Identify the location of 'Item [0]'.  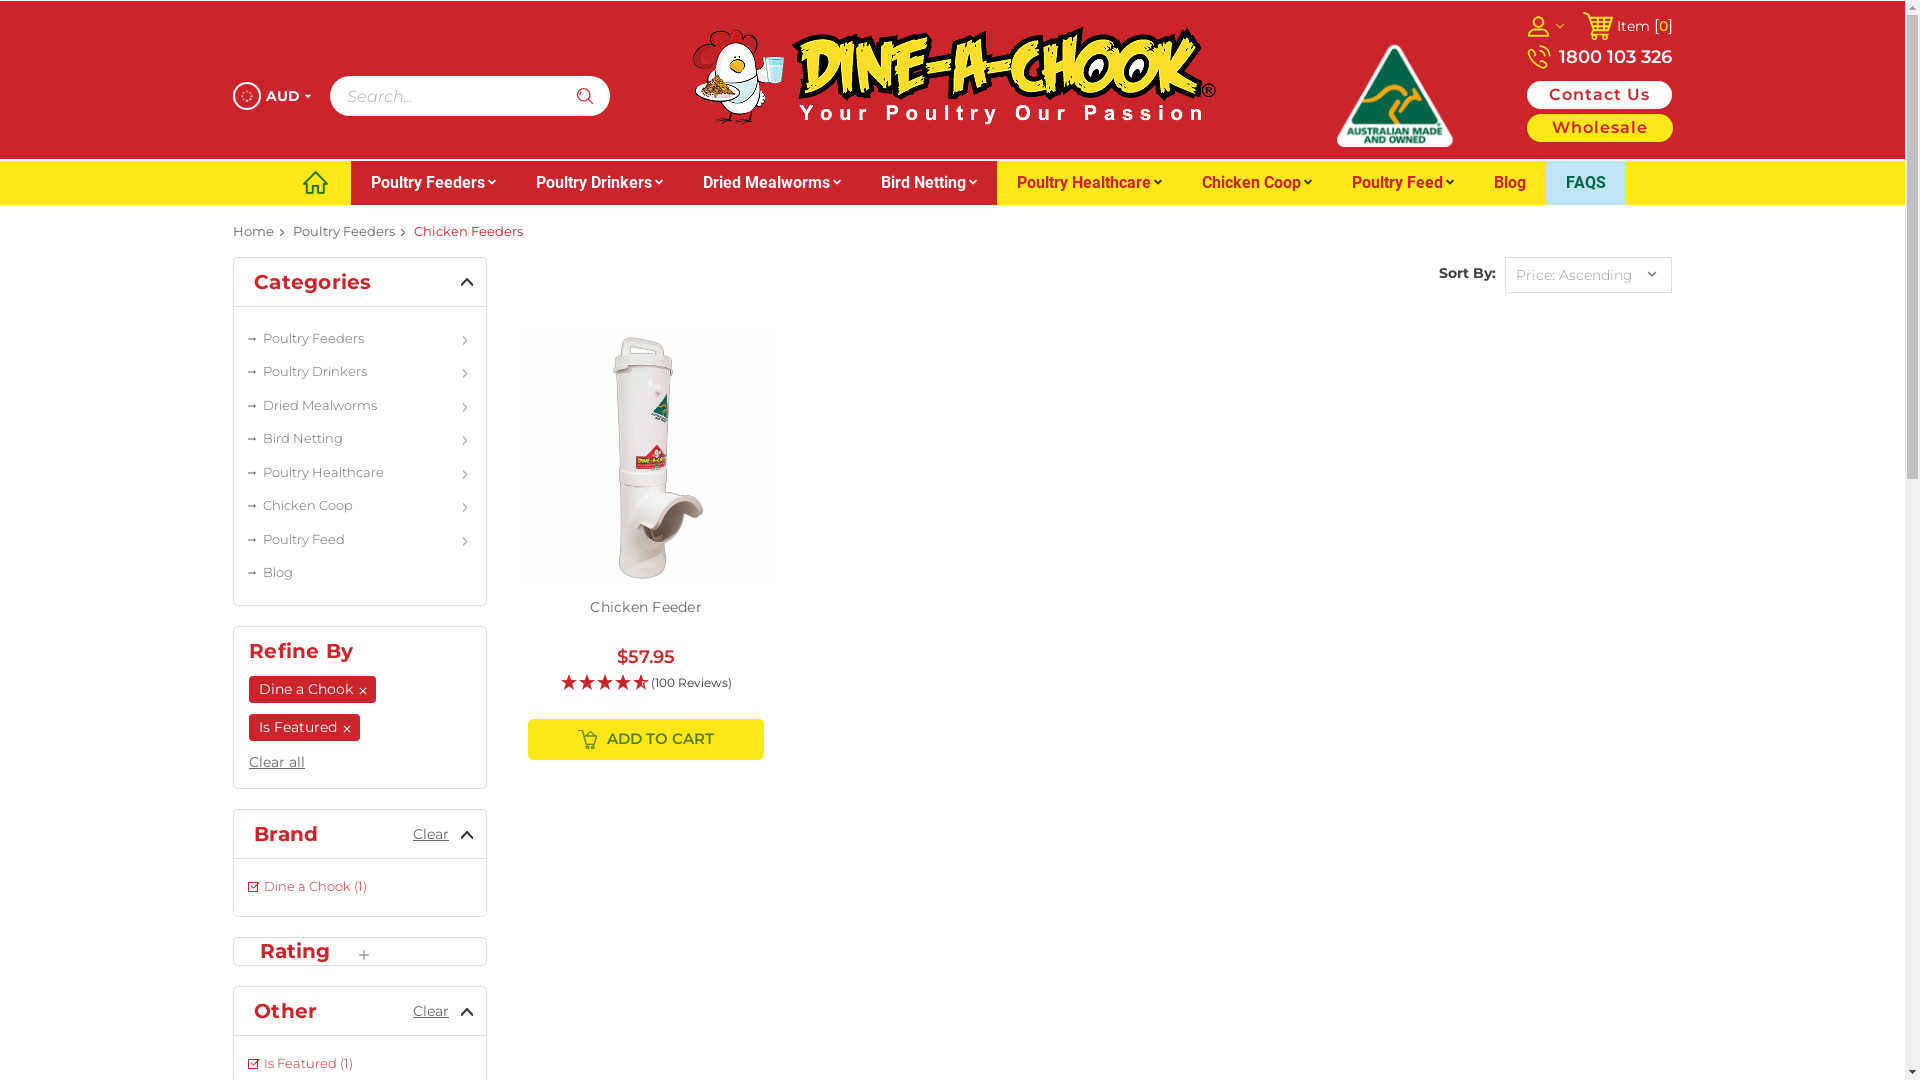
(1581, 26).